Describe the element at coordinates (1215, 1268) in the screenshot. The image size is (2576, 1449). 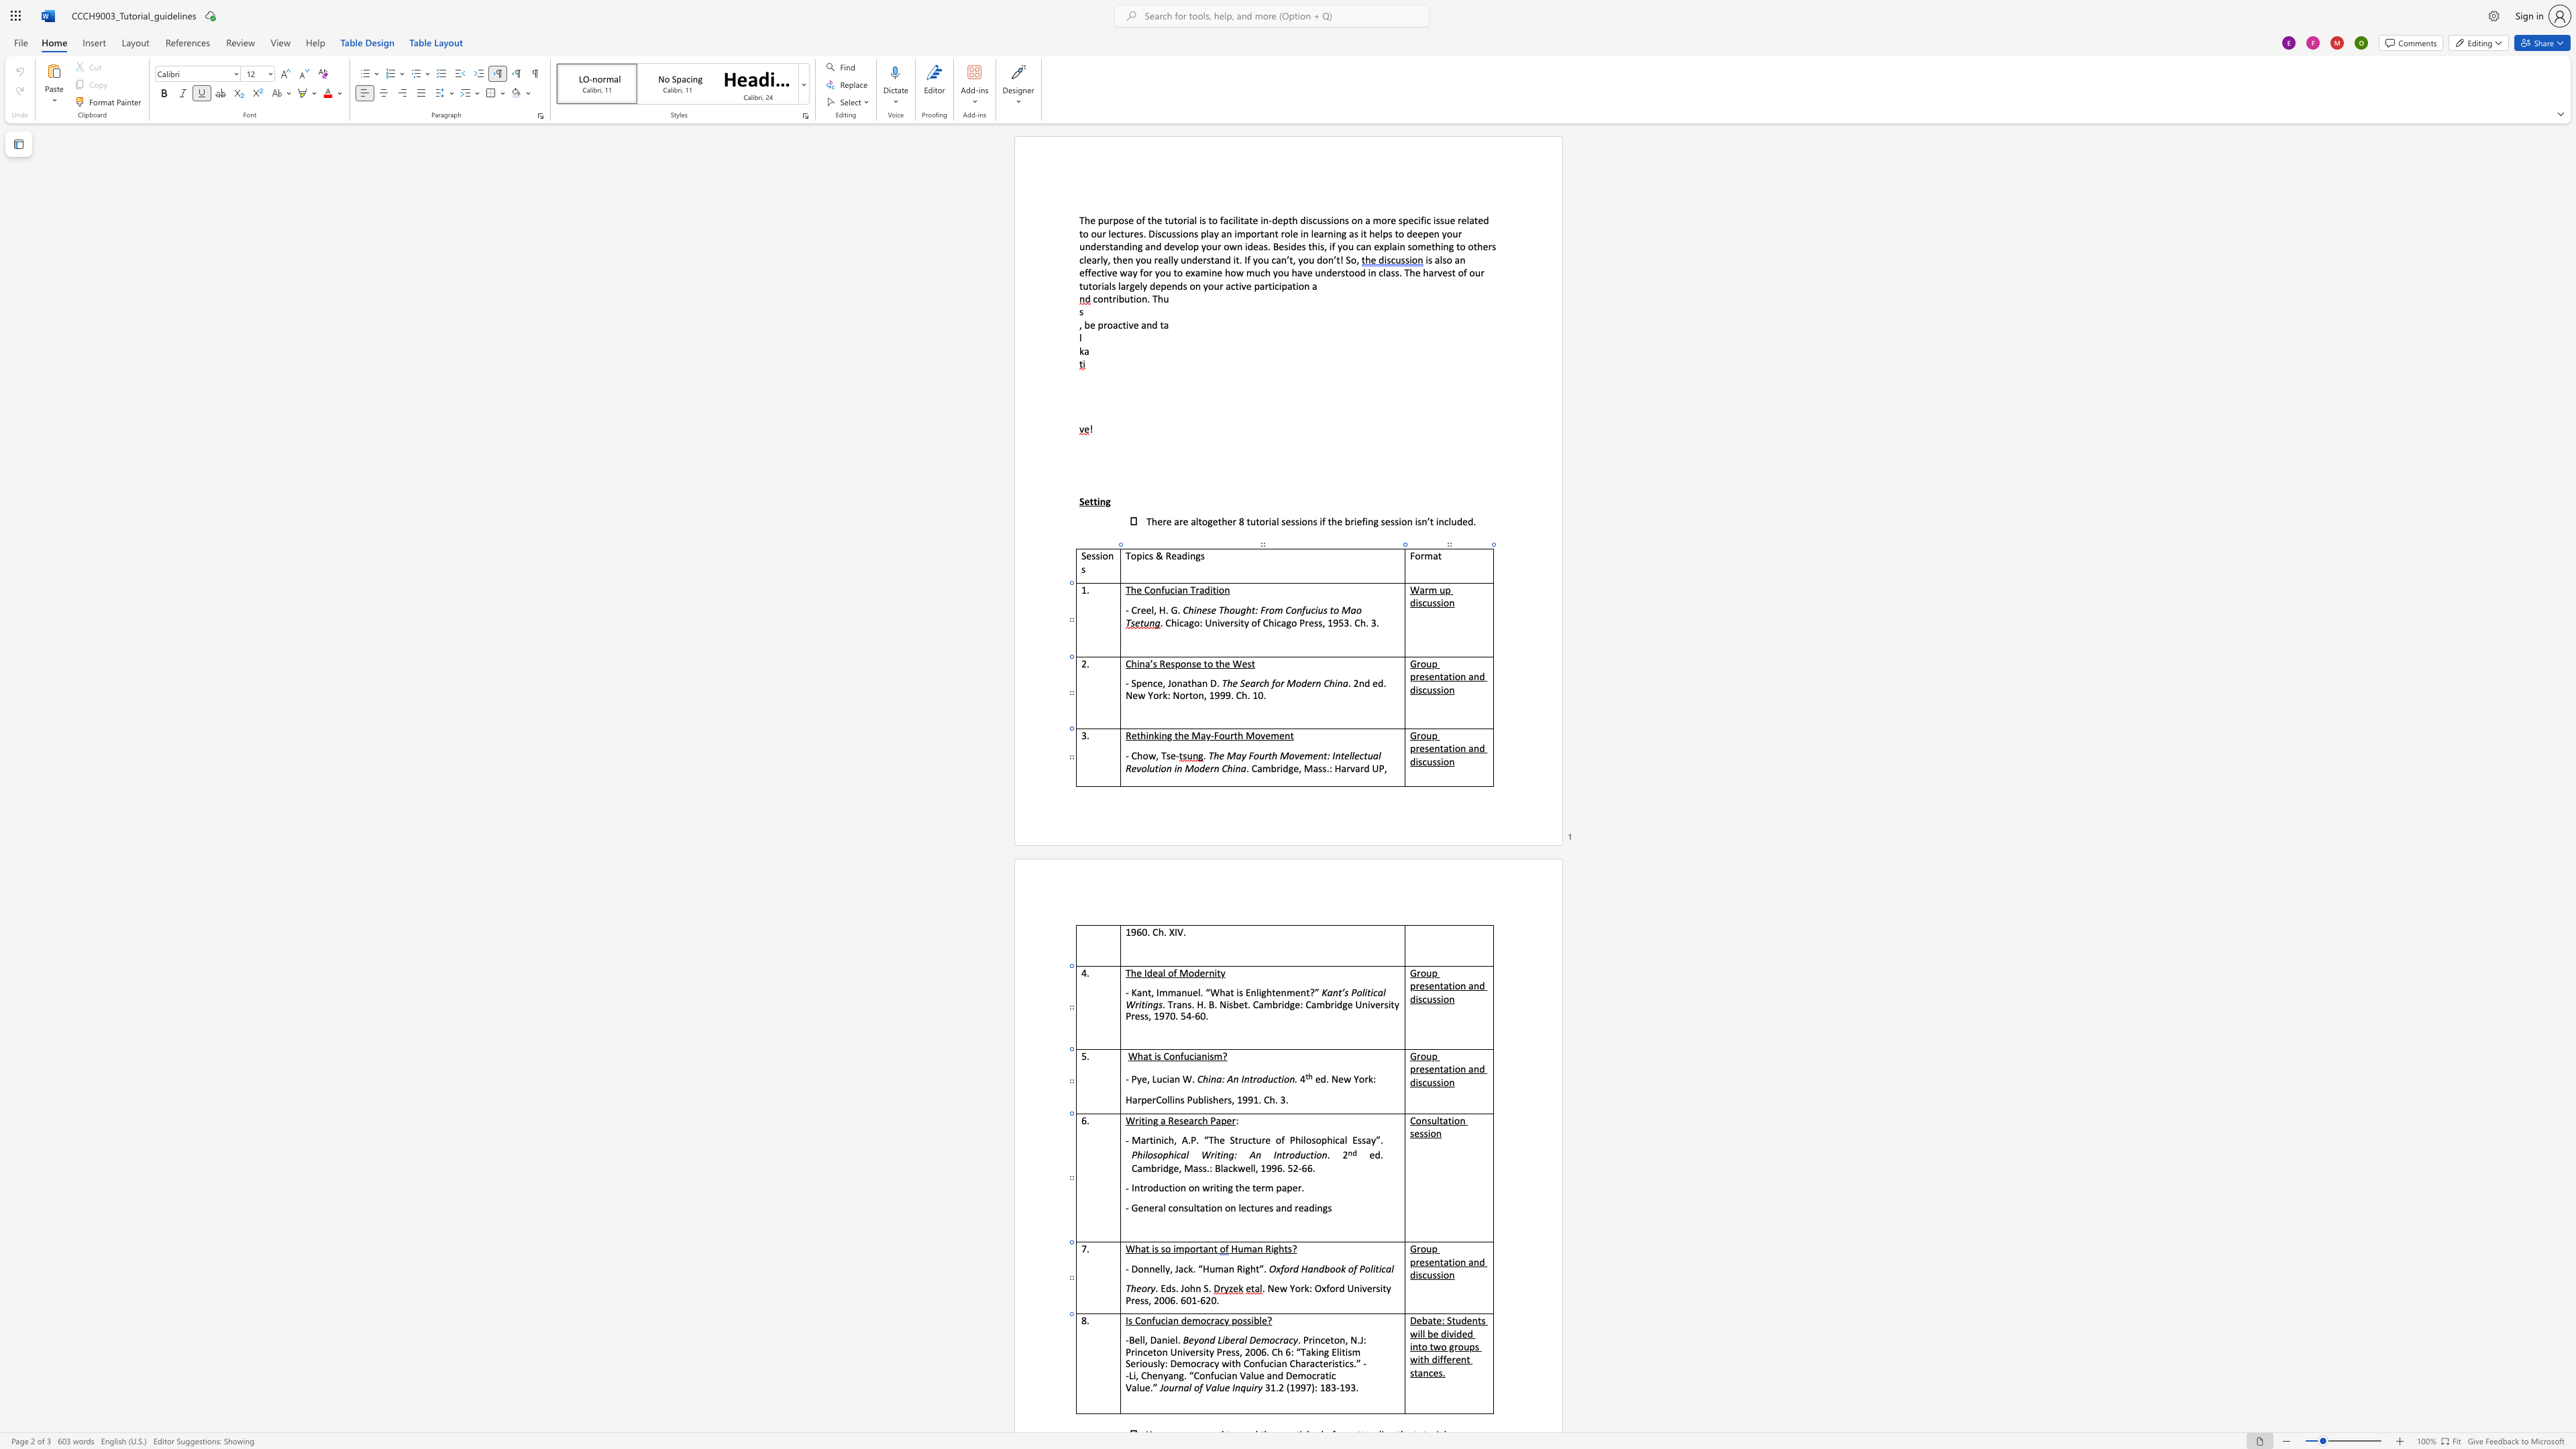
I see `the space between the continuous character "u" and "m" in the text` at that location.